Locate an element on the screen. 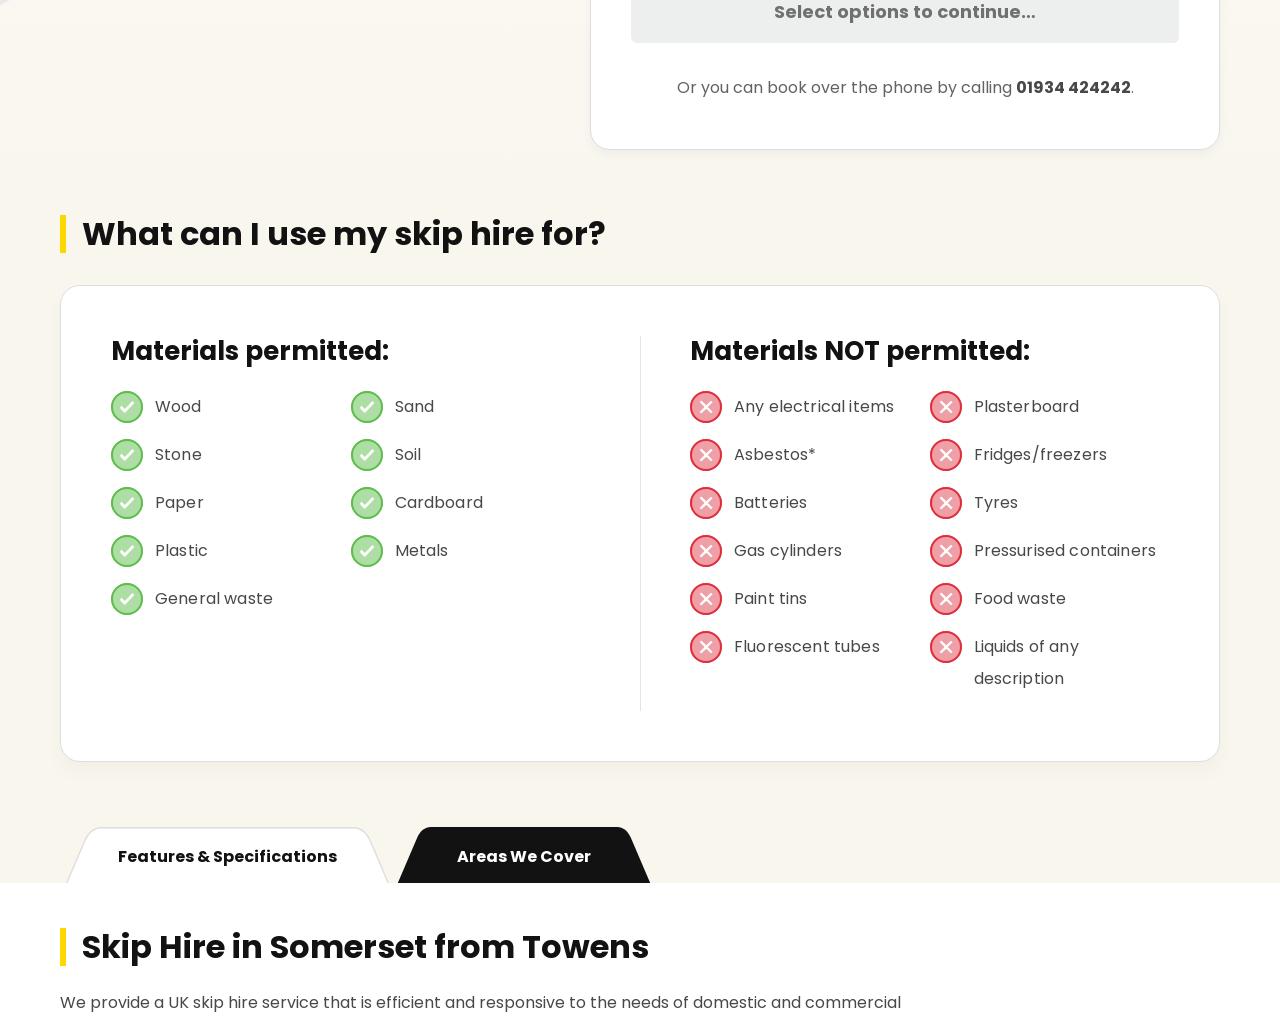 Image resolution: width=1280 pixels, height=1018 pixels. 'Wood' is located at coordinates (178, 406).